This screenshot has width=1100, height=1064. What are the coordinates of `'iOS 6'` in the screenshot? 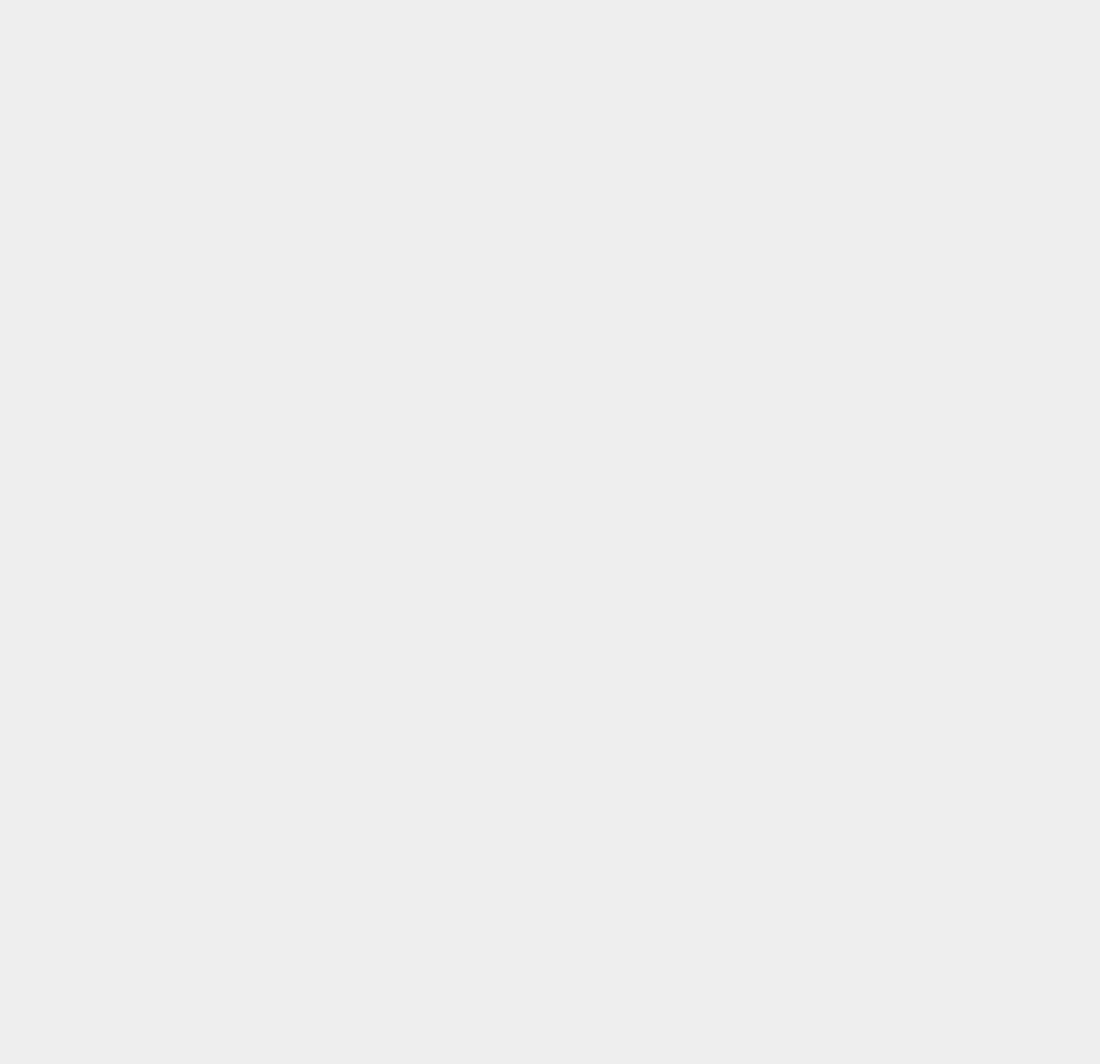 It's located at (778, 38).